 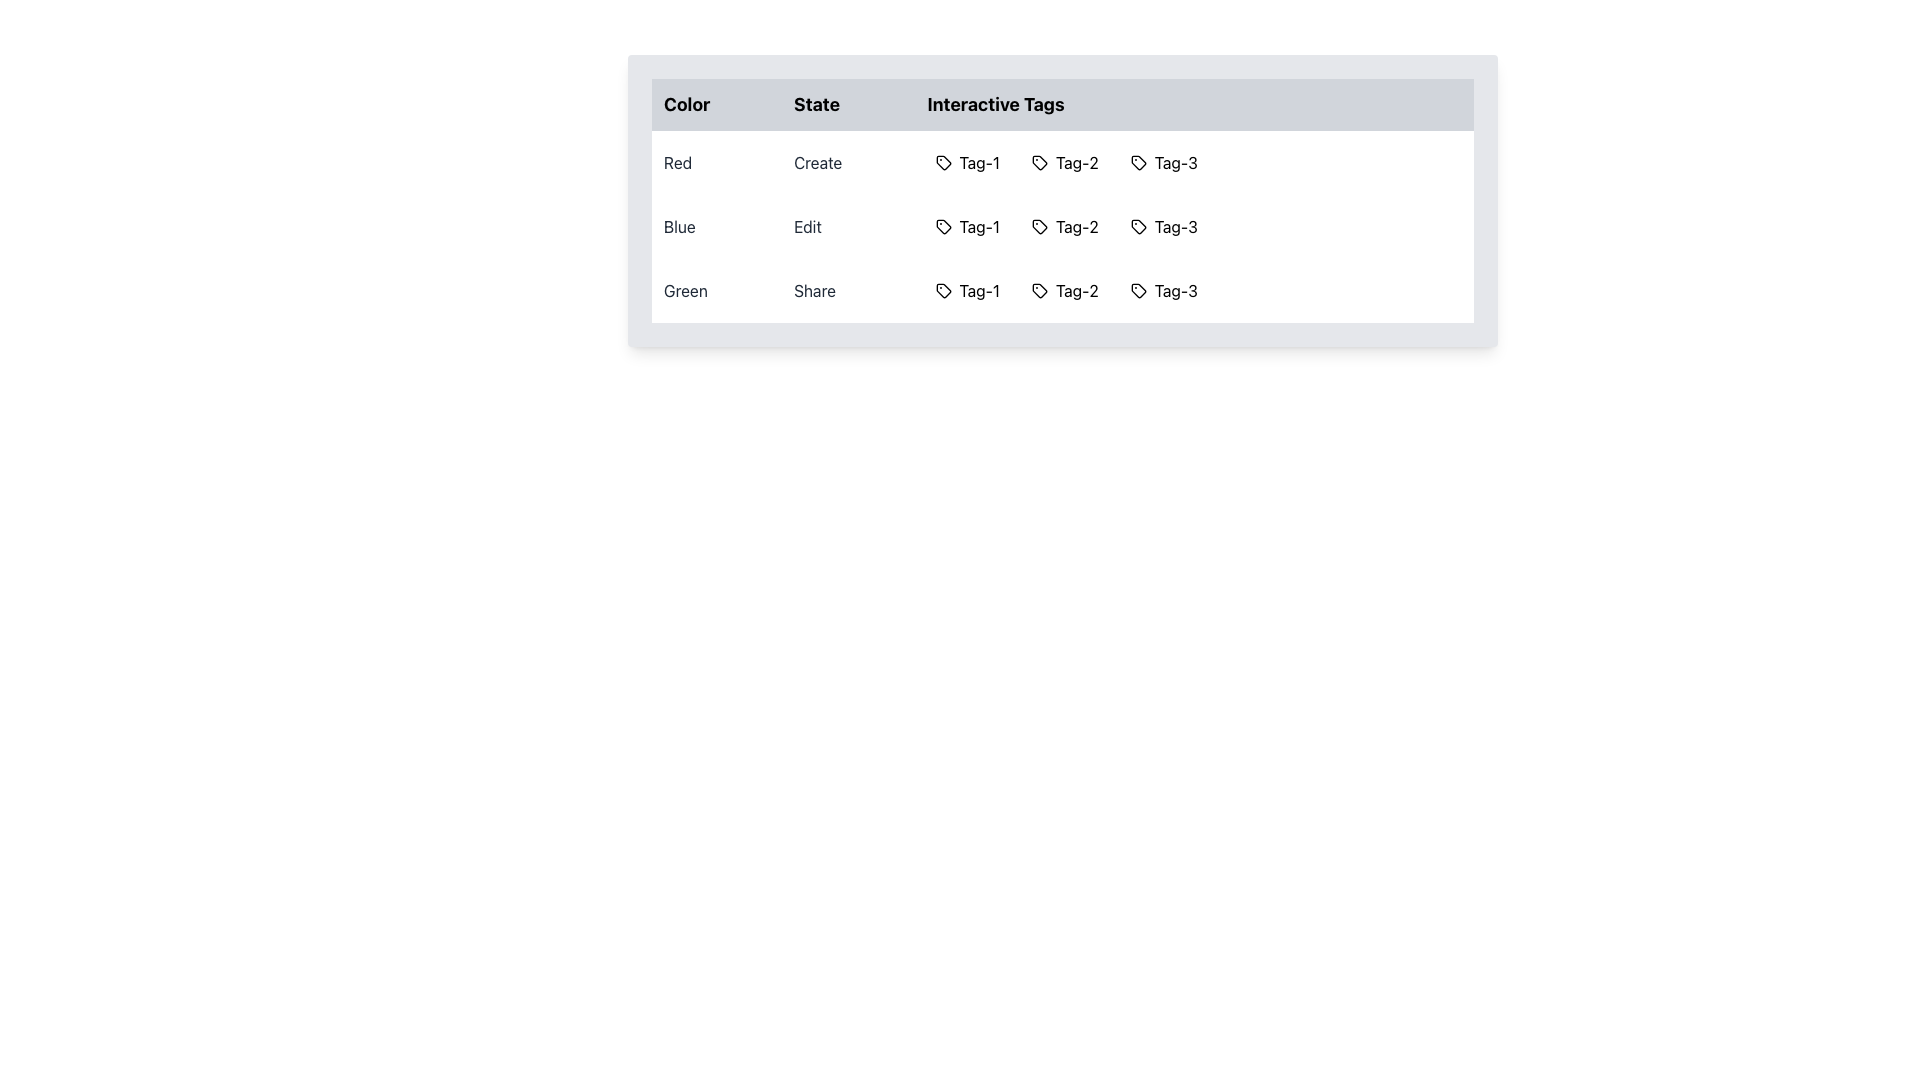 I want to click on the SVG Icon representing the 'Tag-2' label for the 'Red' tag in the 'Interactive Tags' column, so click(x=1040, y=161).